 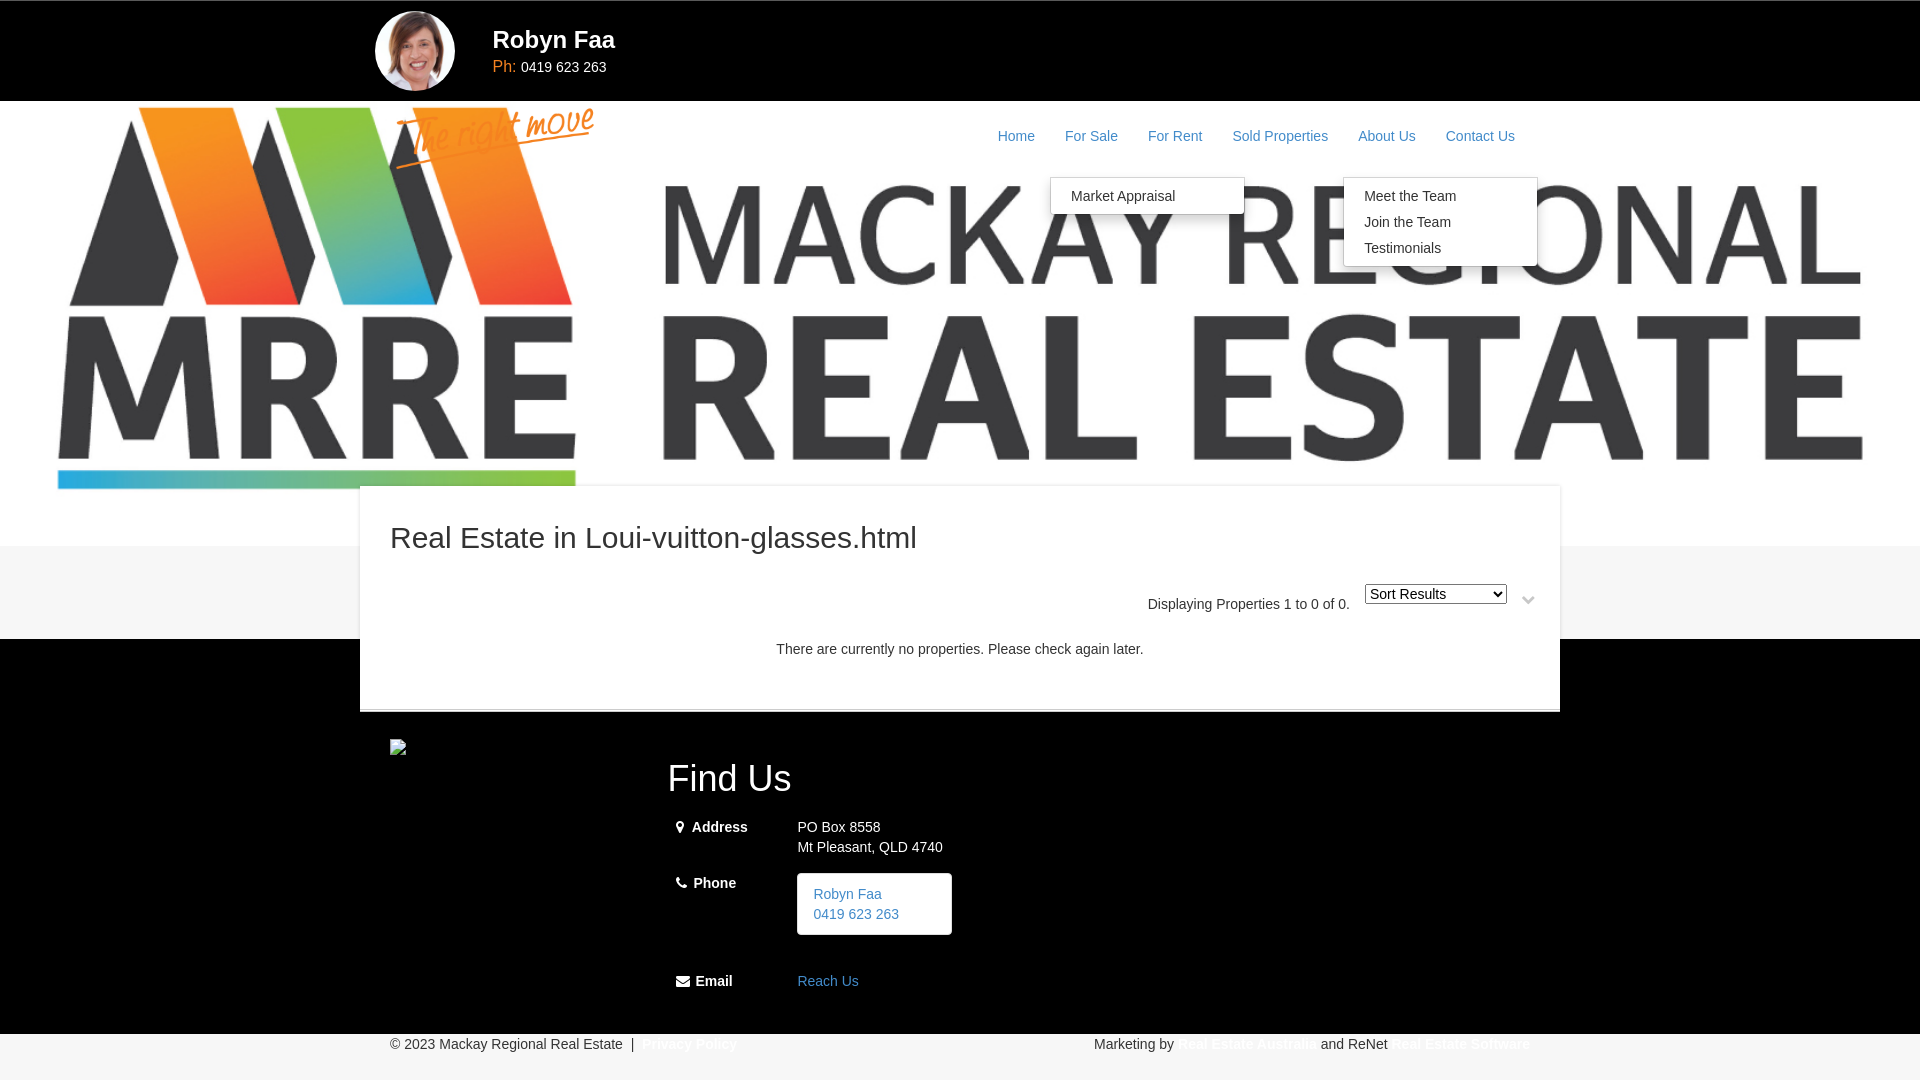 I want to click on 'About Us', so click(x=1386, y=135).